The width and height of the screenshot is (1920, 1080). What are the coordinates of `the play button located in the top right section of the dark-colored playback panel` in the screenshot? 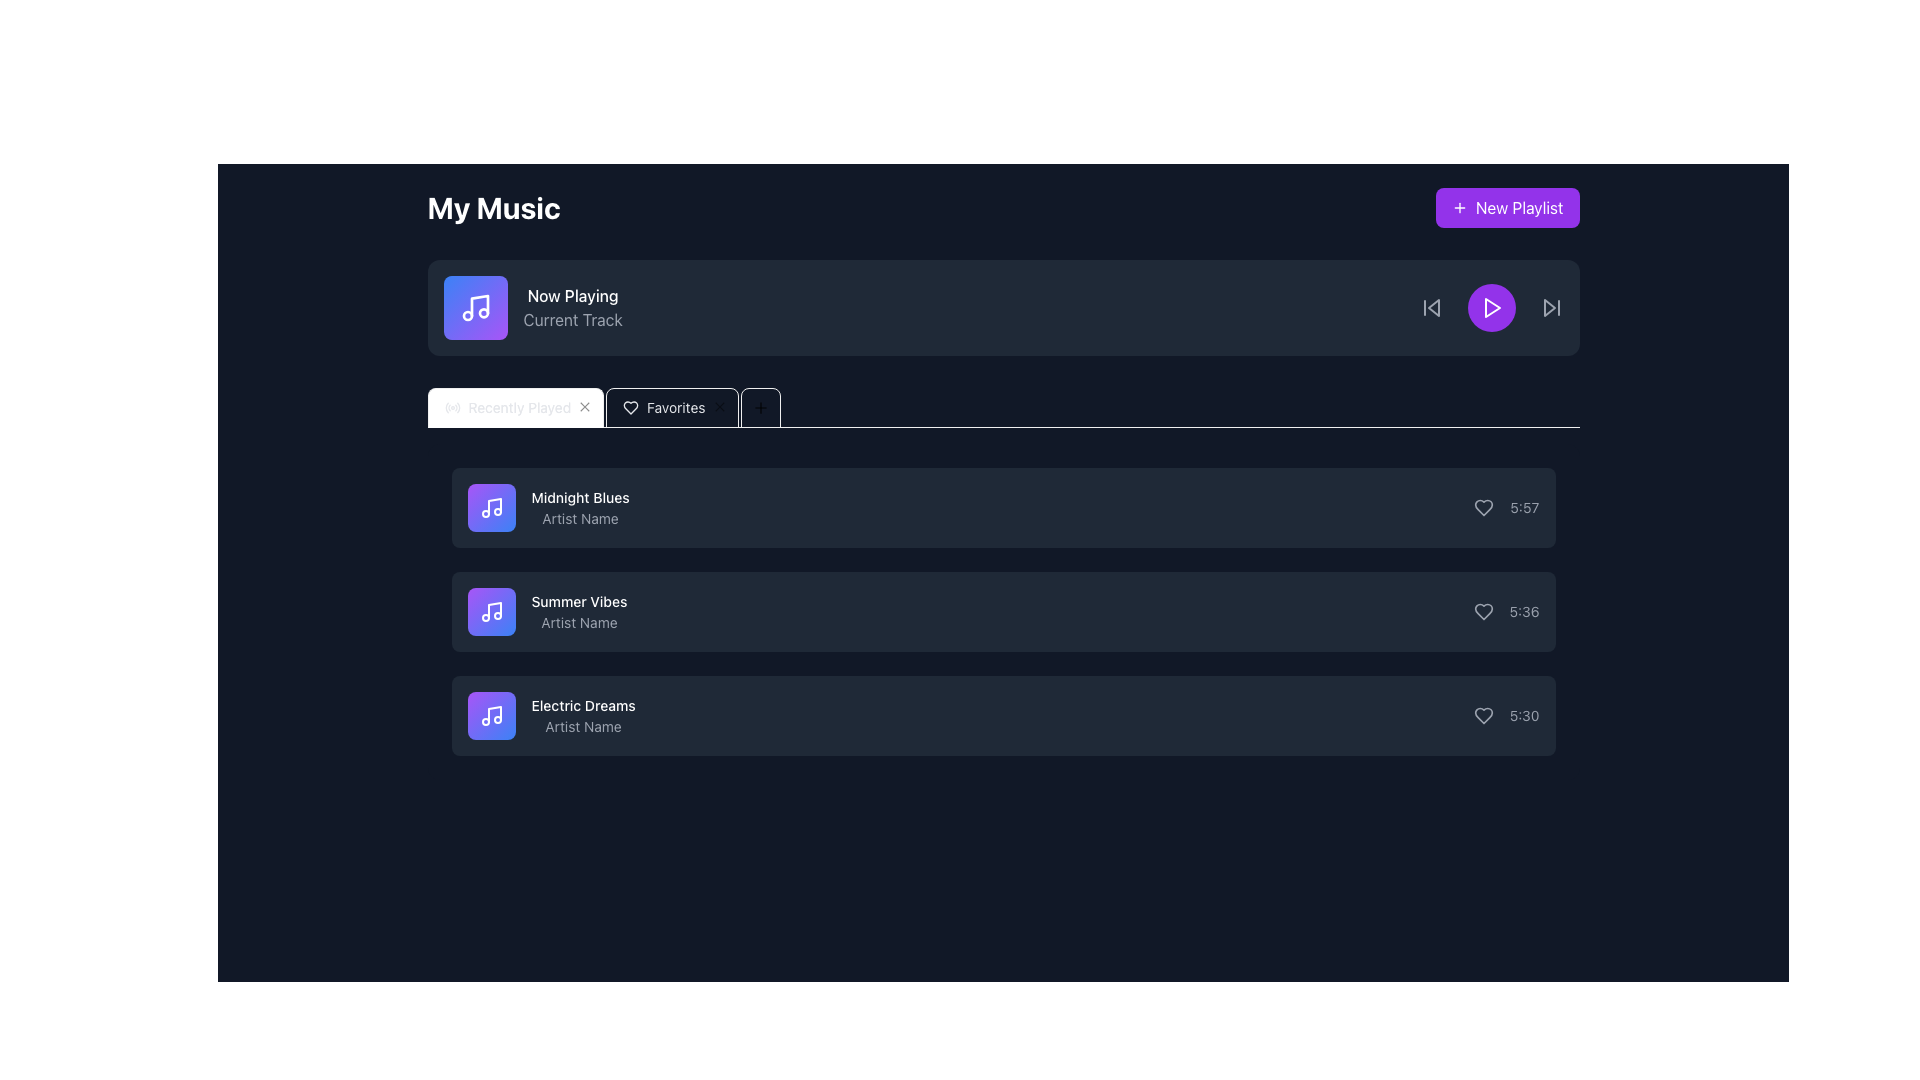 It's located at (1491, 308).